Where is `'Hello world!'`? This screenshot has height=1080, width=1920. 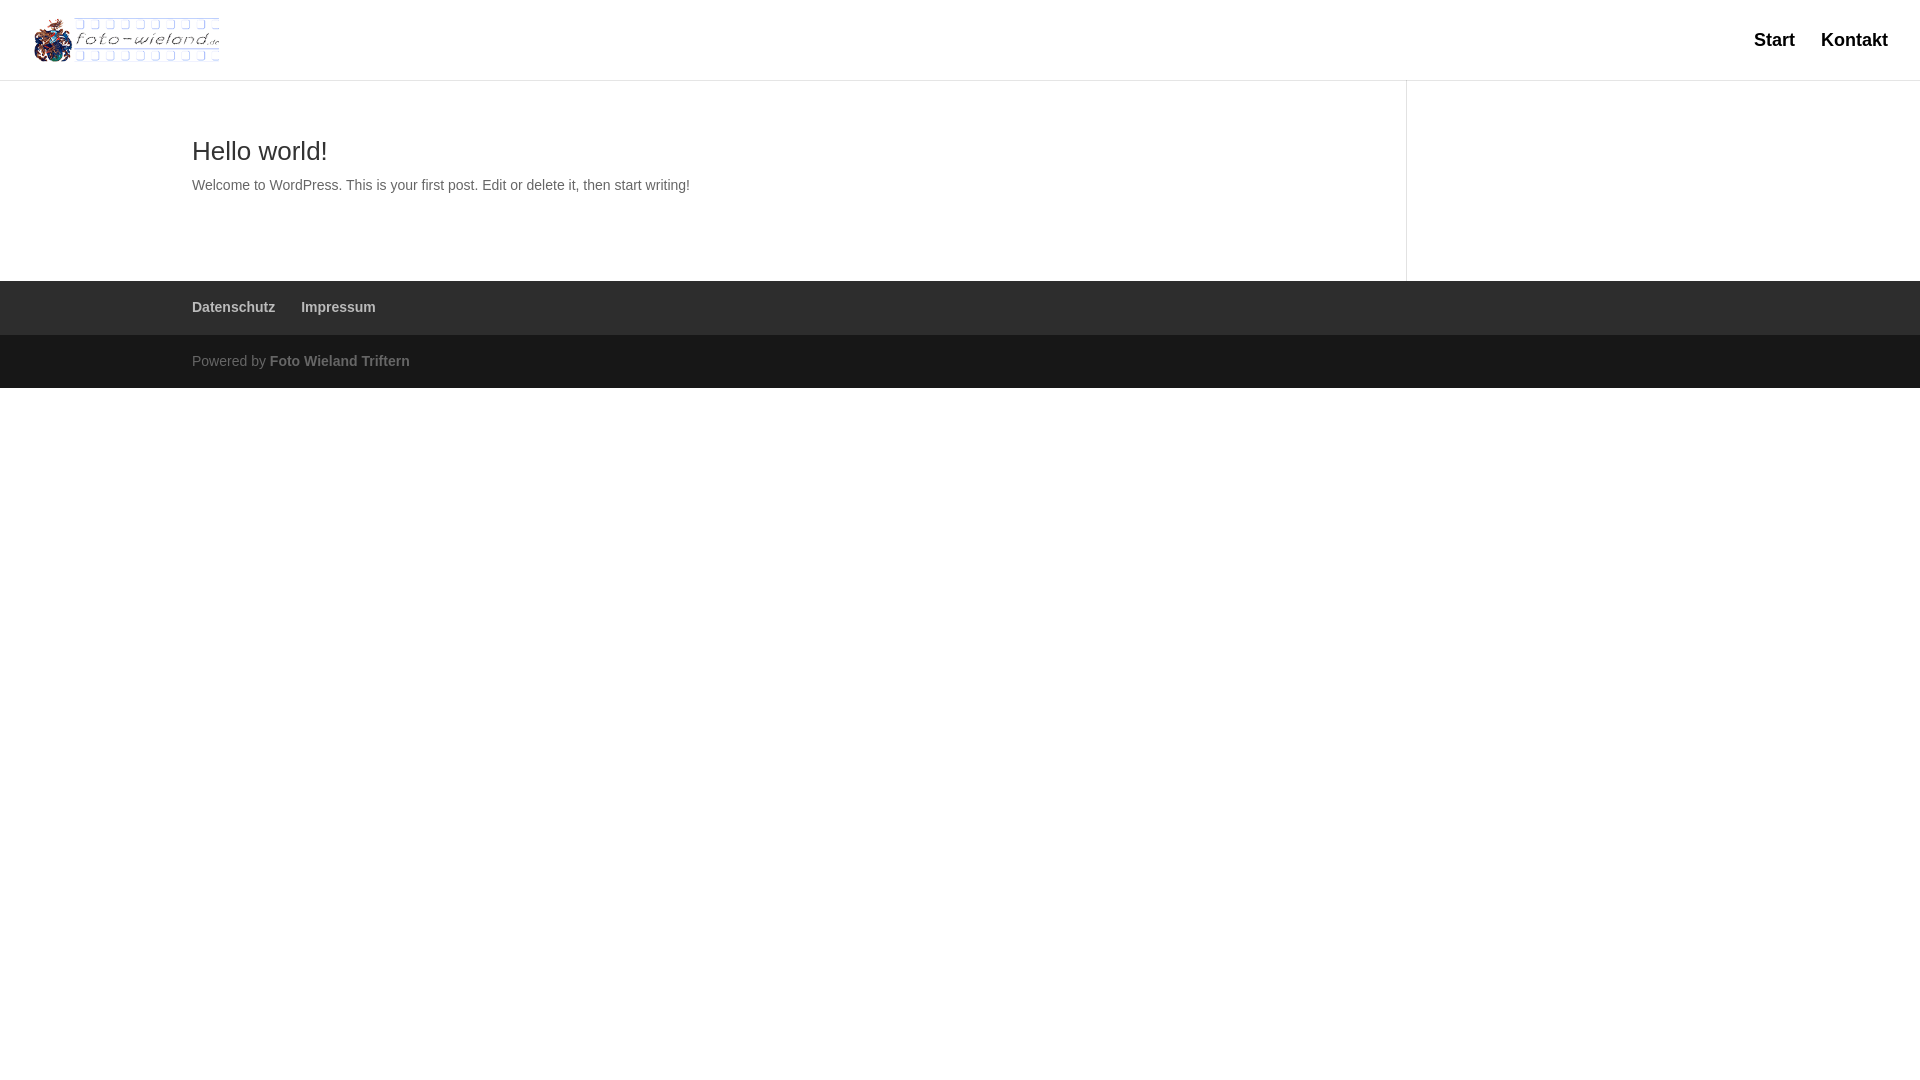 'Hello world!' is located at coordinates (258, 149).